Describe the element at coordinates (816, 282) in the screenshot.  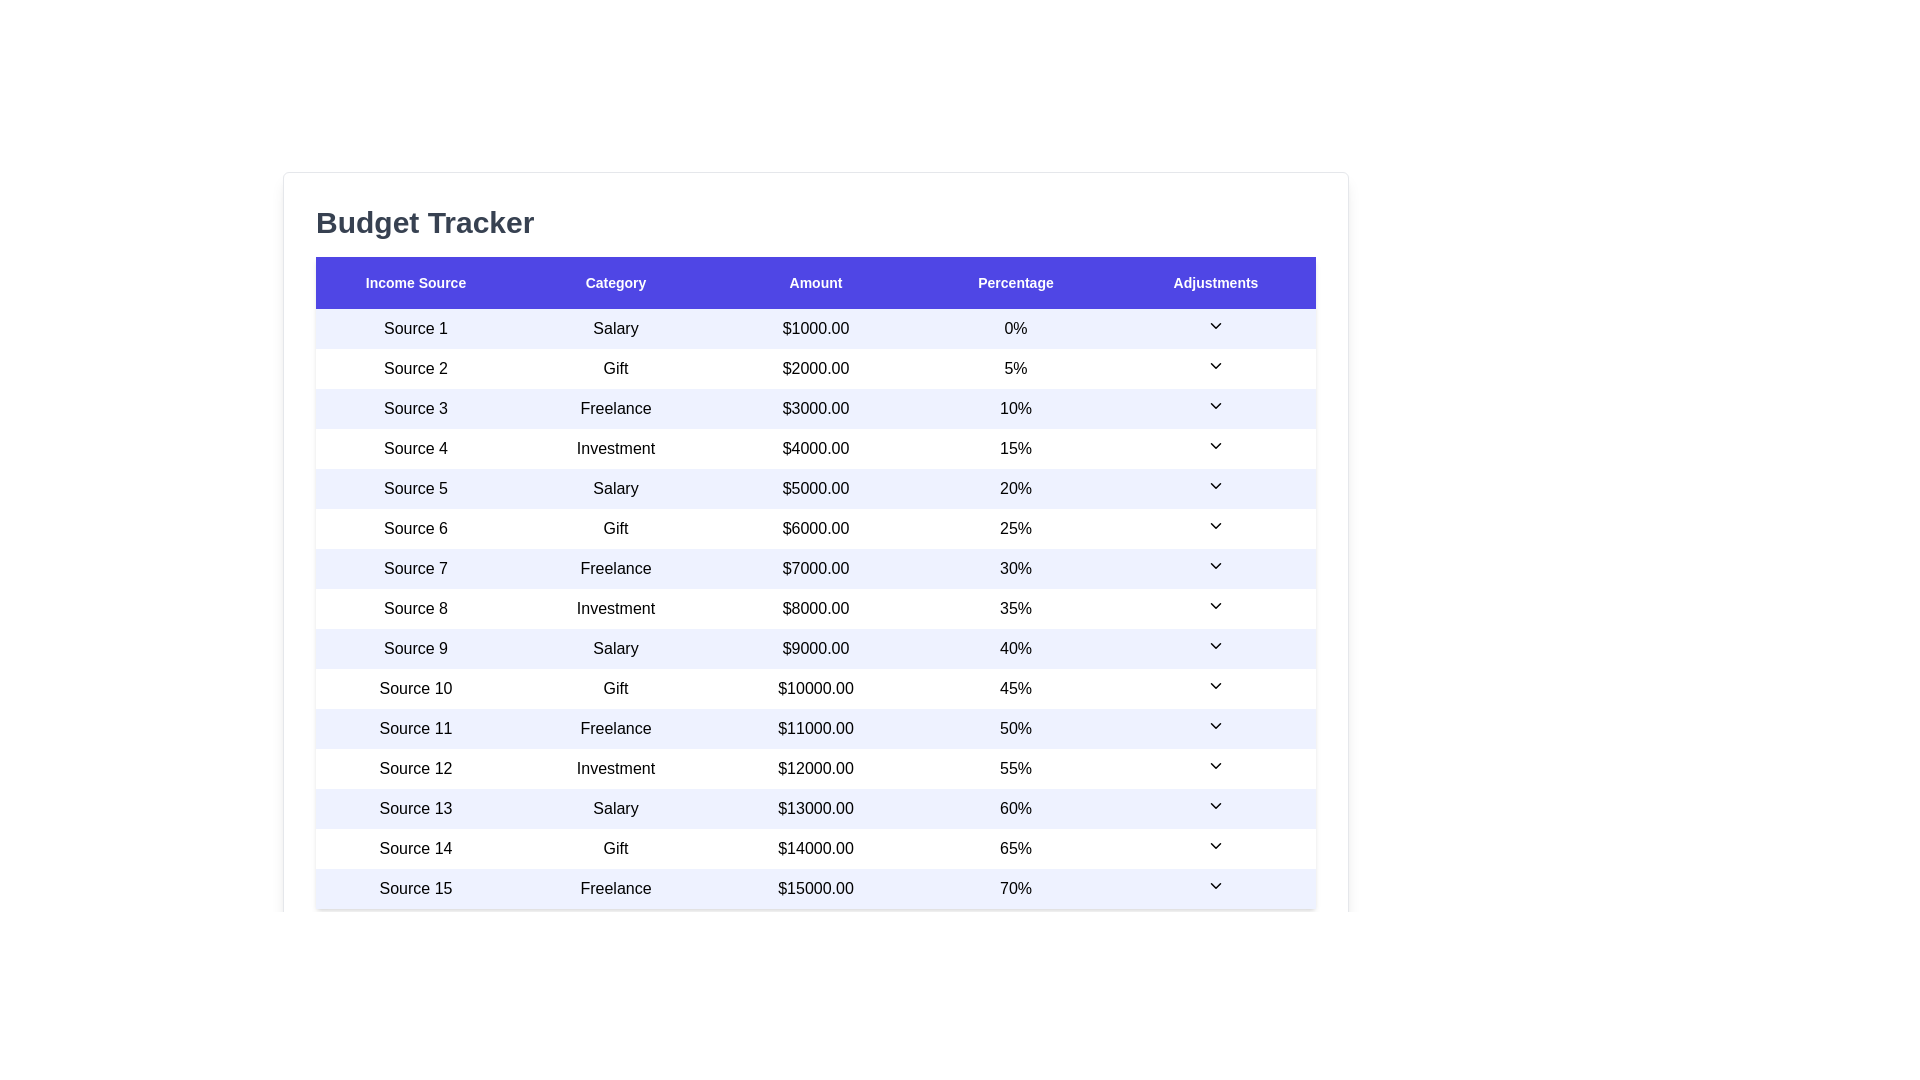
I see `the table header Amount to sort the table by that column` at that location.